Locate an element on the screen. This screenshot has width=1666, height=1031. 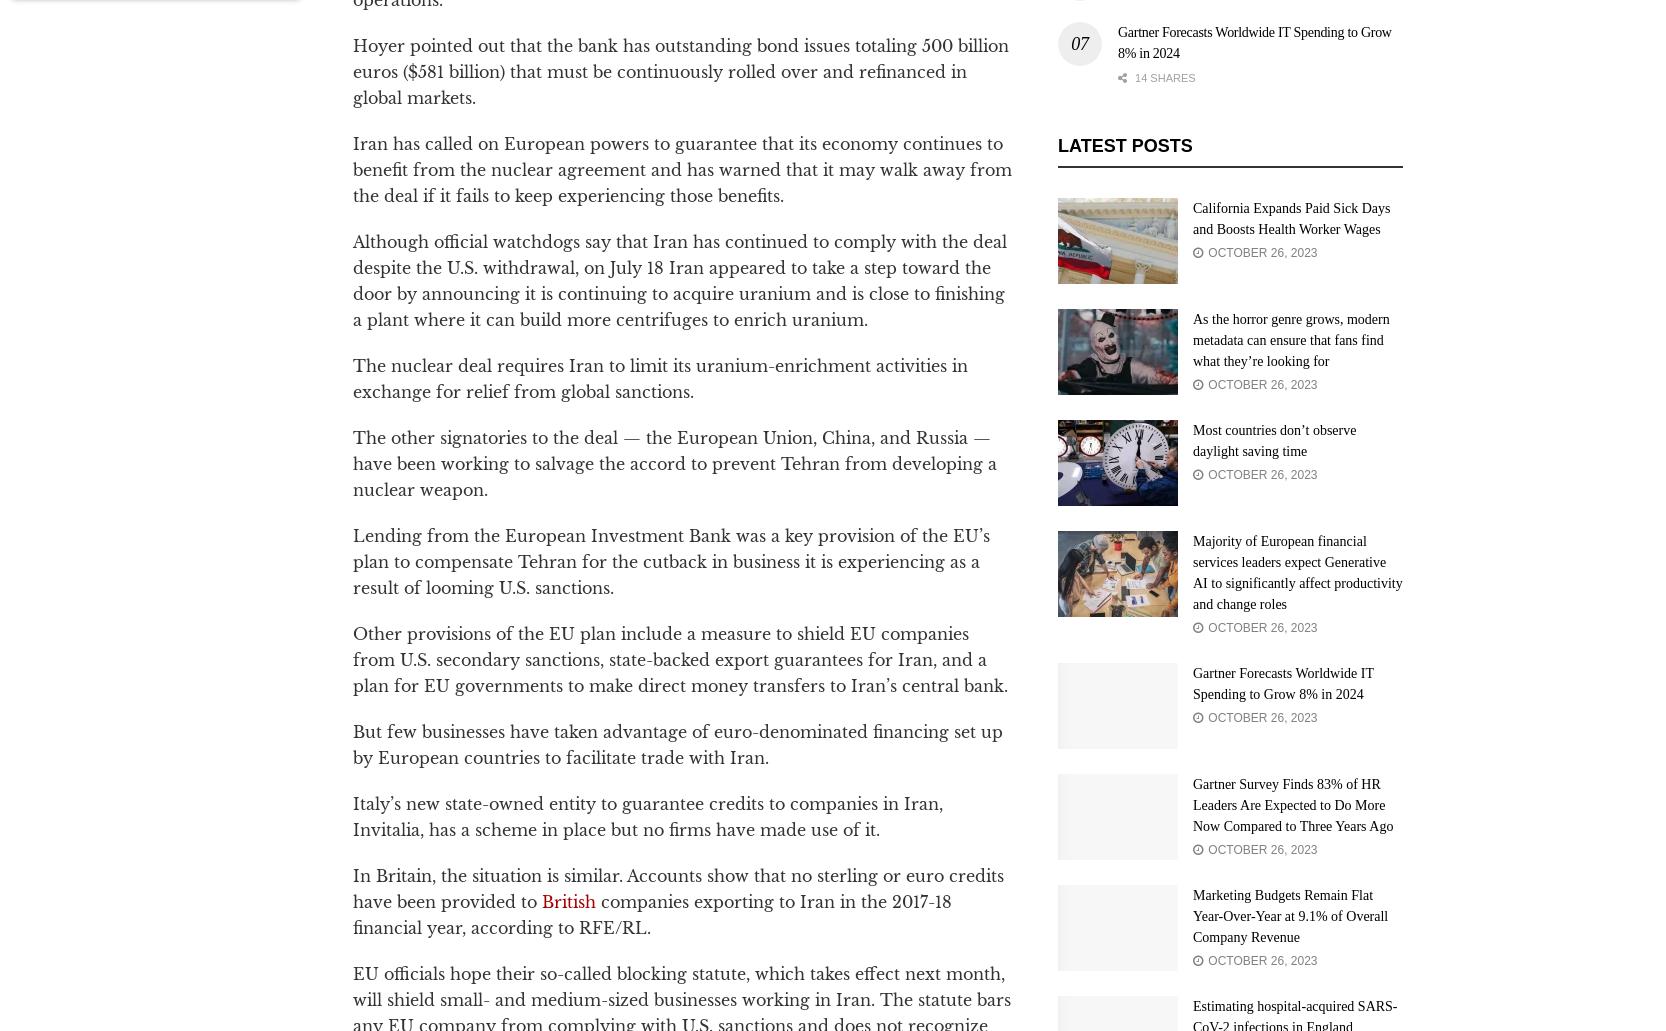
'Although official watchdogs say that Iran has continued to comply with the deal despite the U.S. withdrawal, on July 18 Iran appeared to take a step toward the door by announcing it is continuing to acquire uranium and is close to finishing a plant where it can build more centrifuges to enrich uranium.' is located at coordinates (679, 280).